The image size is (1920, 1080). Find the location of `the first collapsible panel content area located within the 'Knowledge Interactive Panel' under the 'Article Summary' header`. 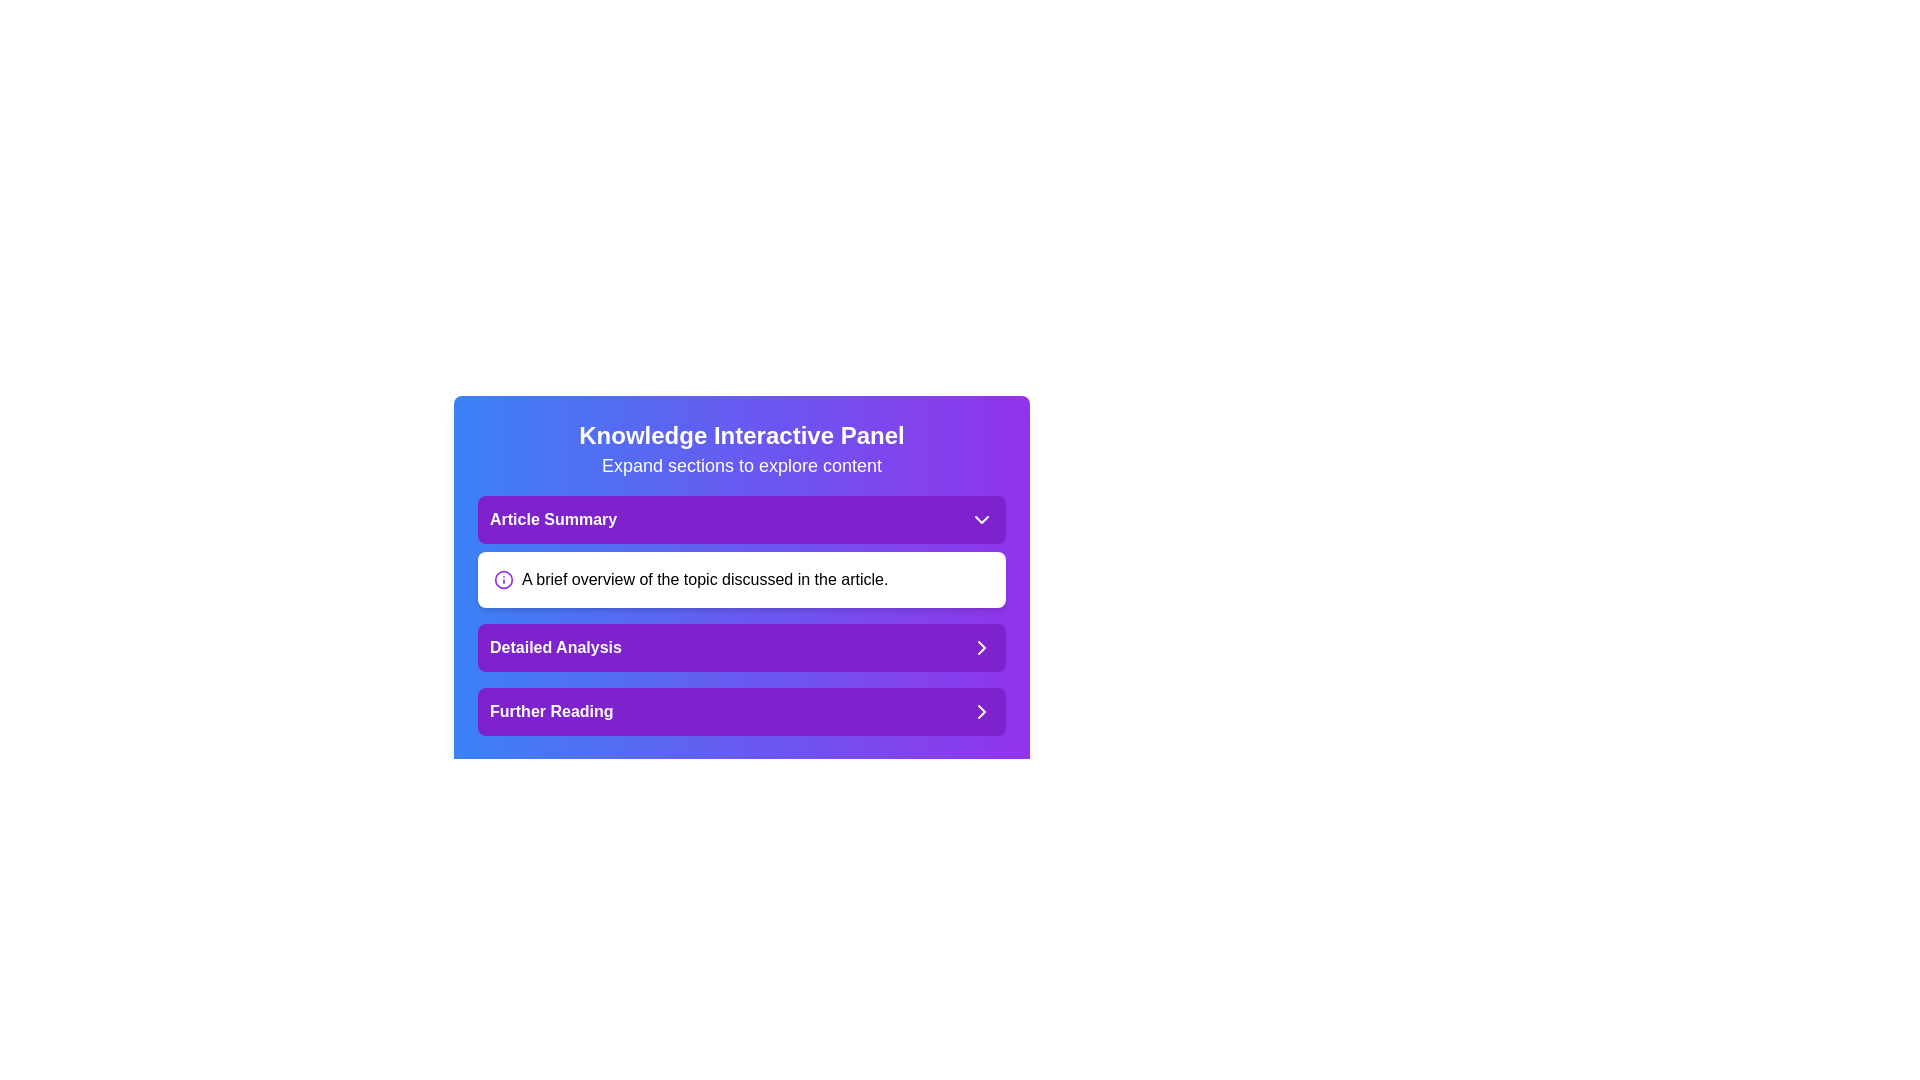

the first collapsible panel content area located within the 'Knowledge Interactive Panel' under the 'Article Summary' header is located at coordinates (741, 551).